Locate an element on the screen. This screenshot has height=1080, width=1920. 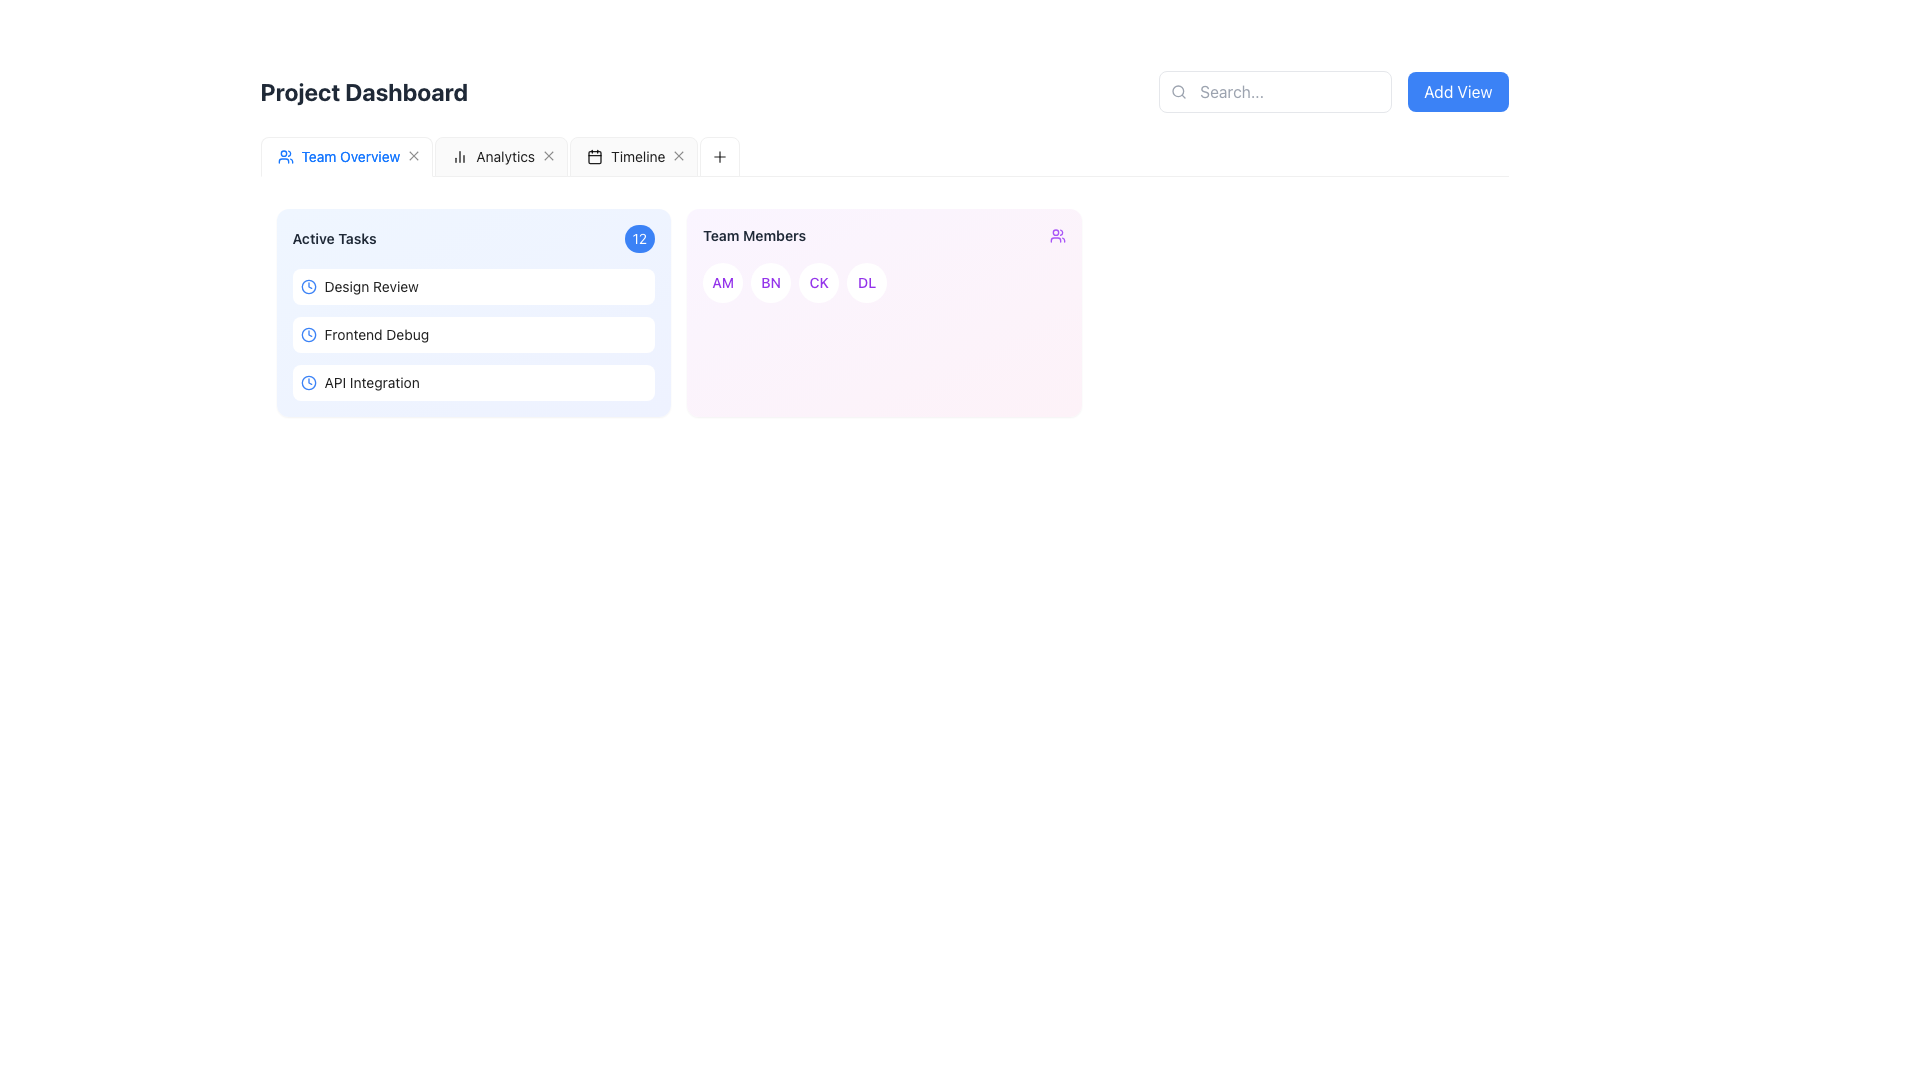
the textual label of the third tab in the top navigation bar is located at coordinates (637, 156).